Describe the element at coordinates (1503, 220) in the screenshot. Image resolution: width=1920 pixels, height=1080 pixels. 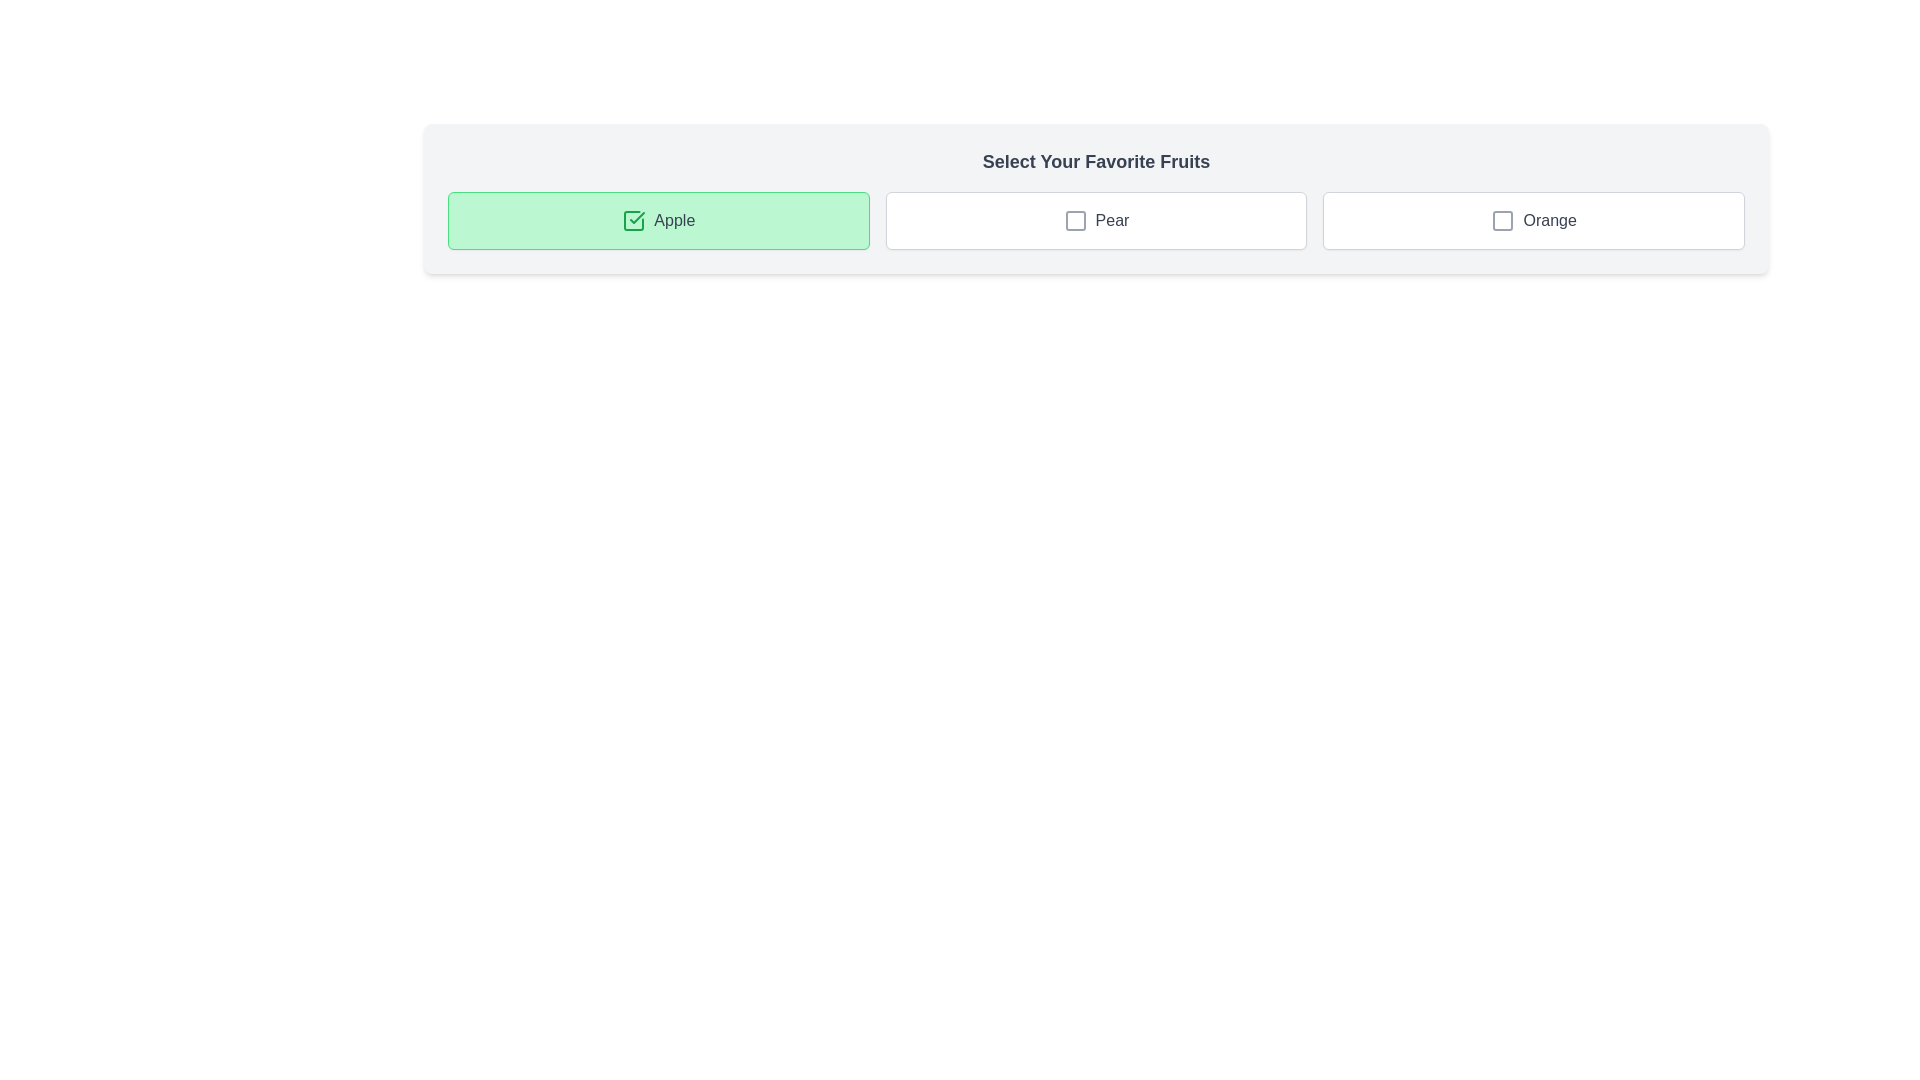
I see `the unselected checkbox within the 'Orange' card to trigger tooltip or highlight effects` at that location.